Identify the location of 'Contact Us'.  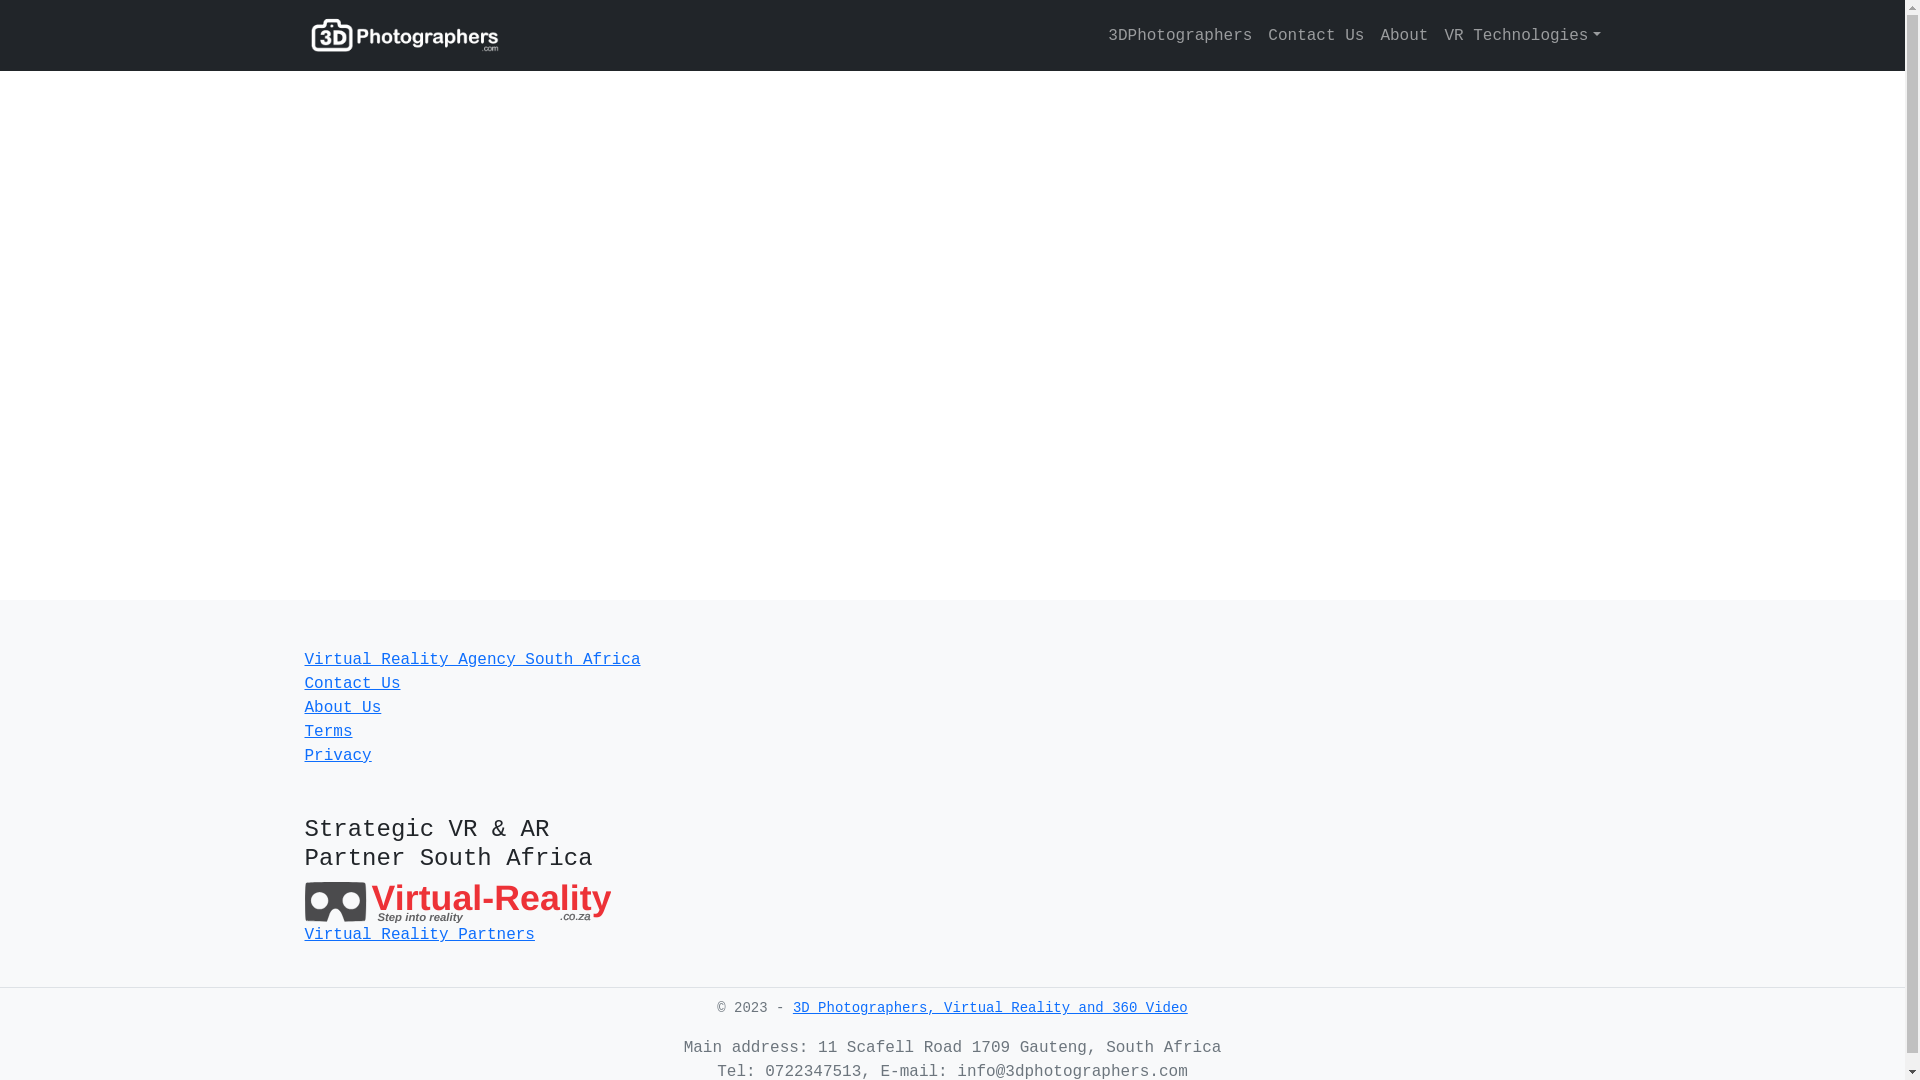
(351, 682).